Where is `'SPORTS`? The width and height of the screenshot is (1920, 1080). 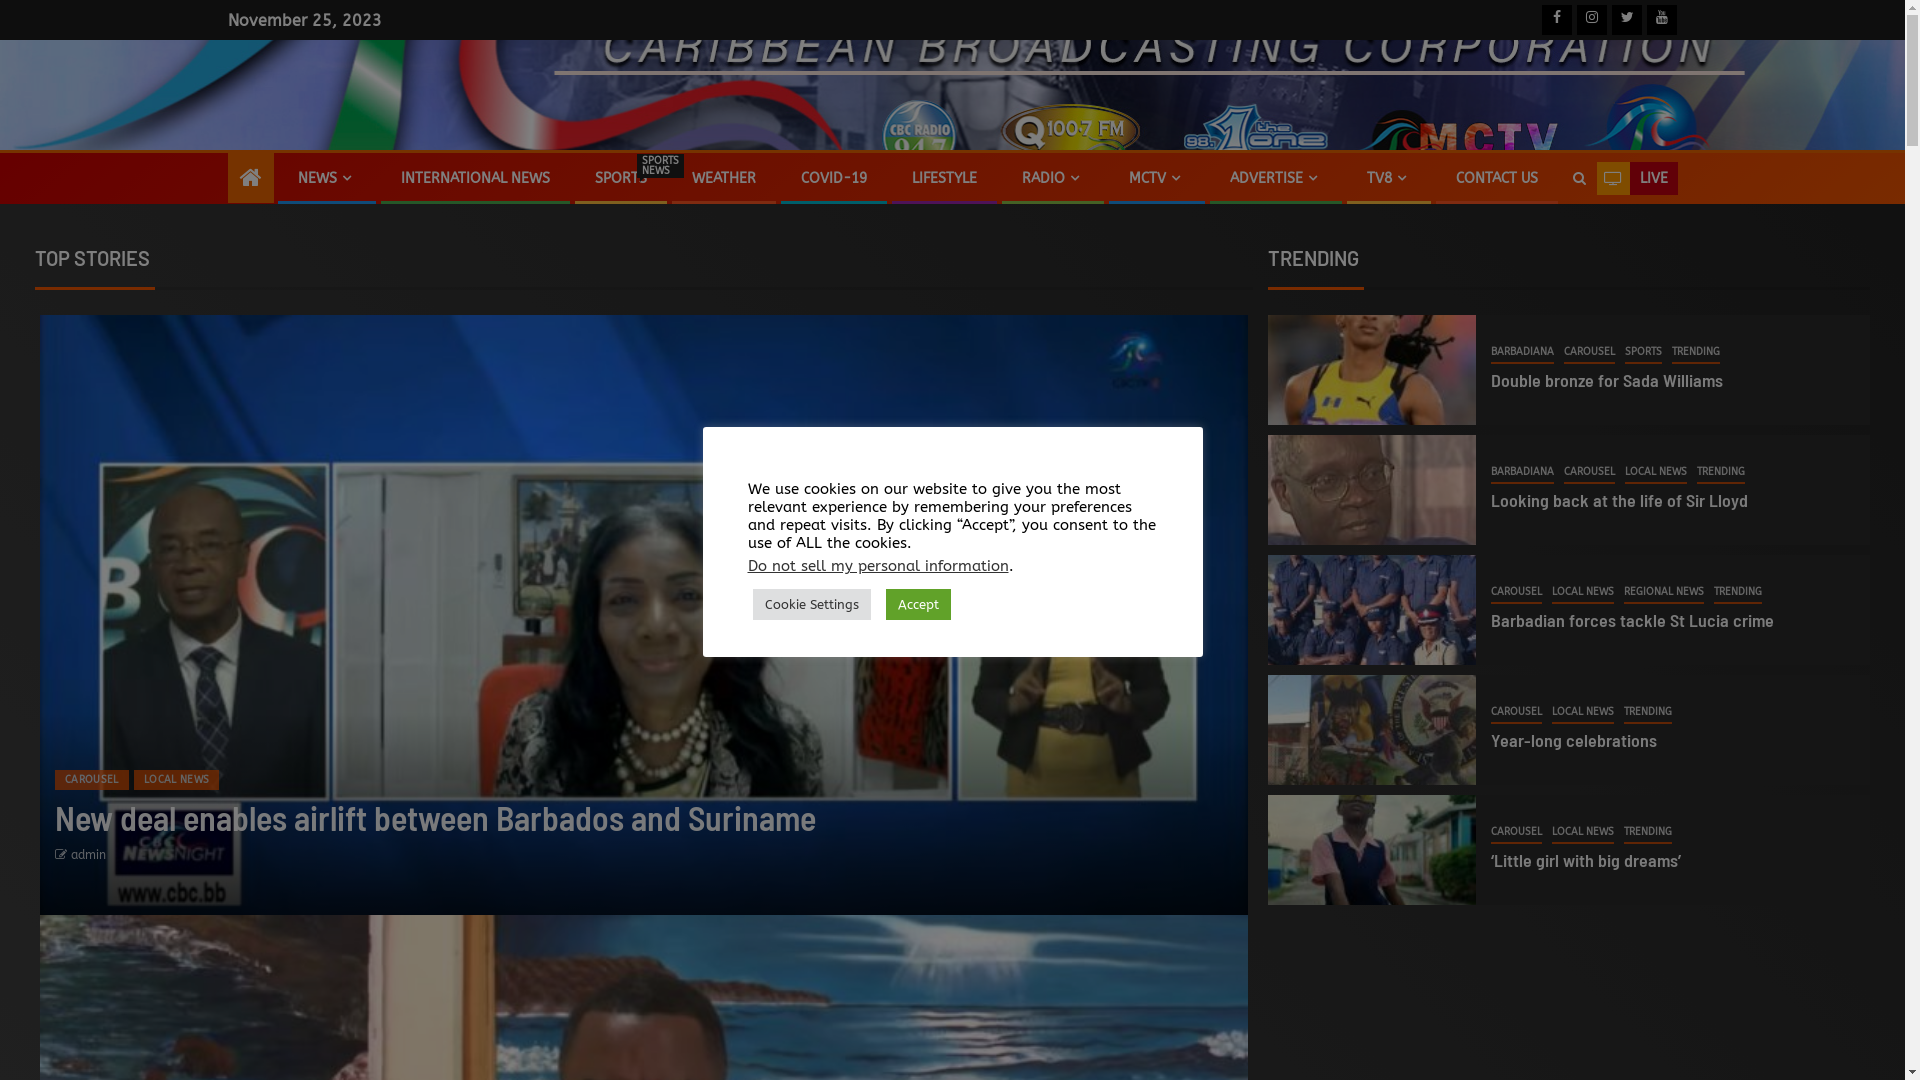
'SPORTS is located at coordinates (593, 177).